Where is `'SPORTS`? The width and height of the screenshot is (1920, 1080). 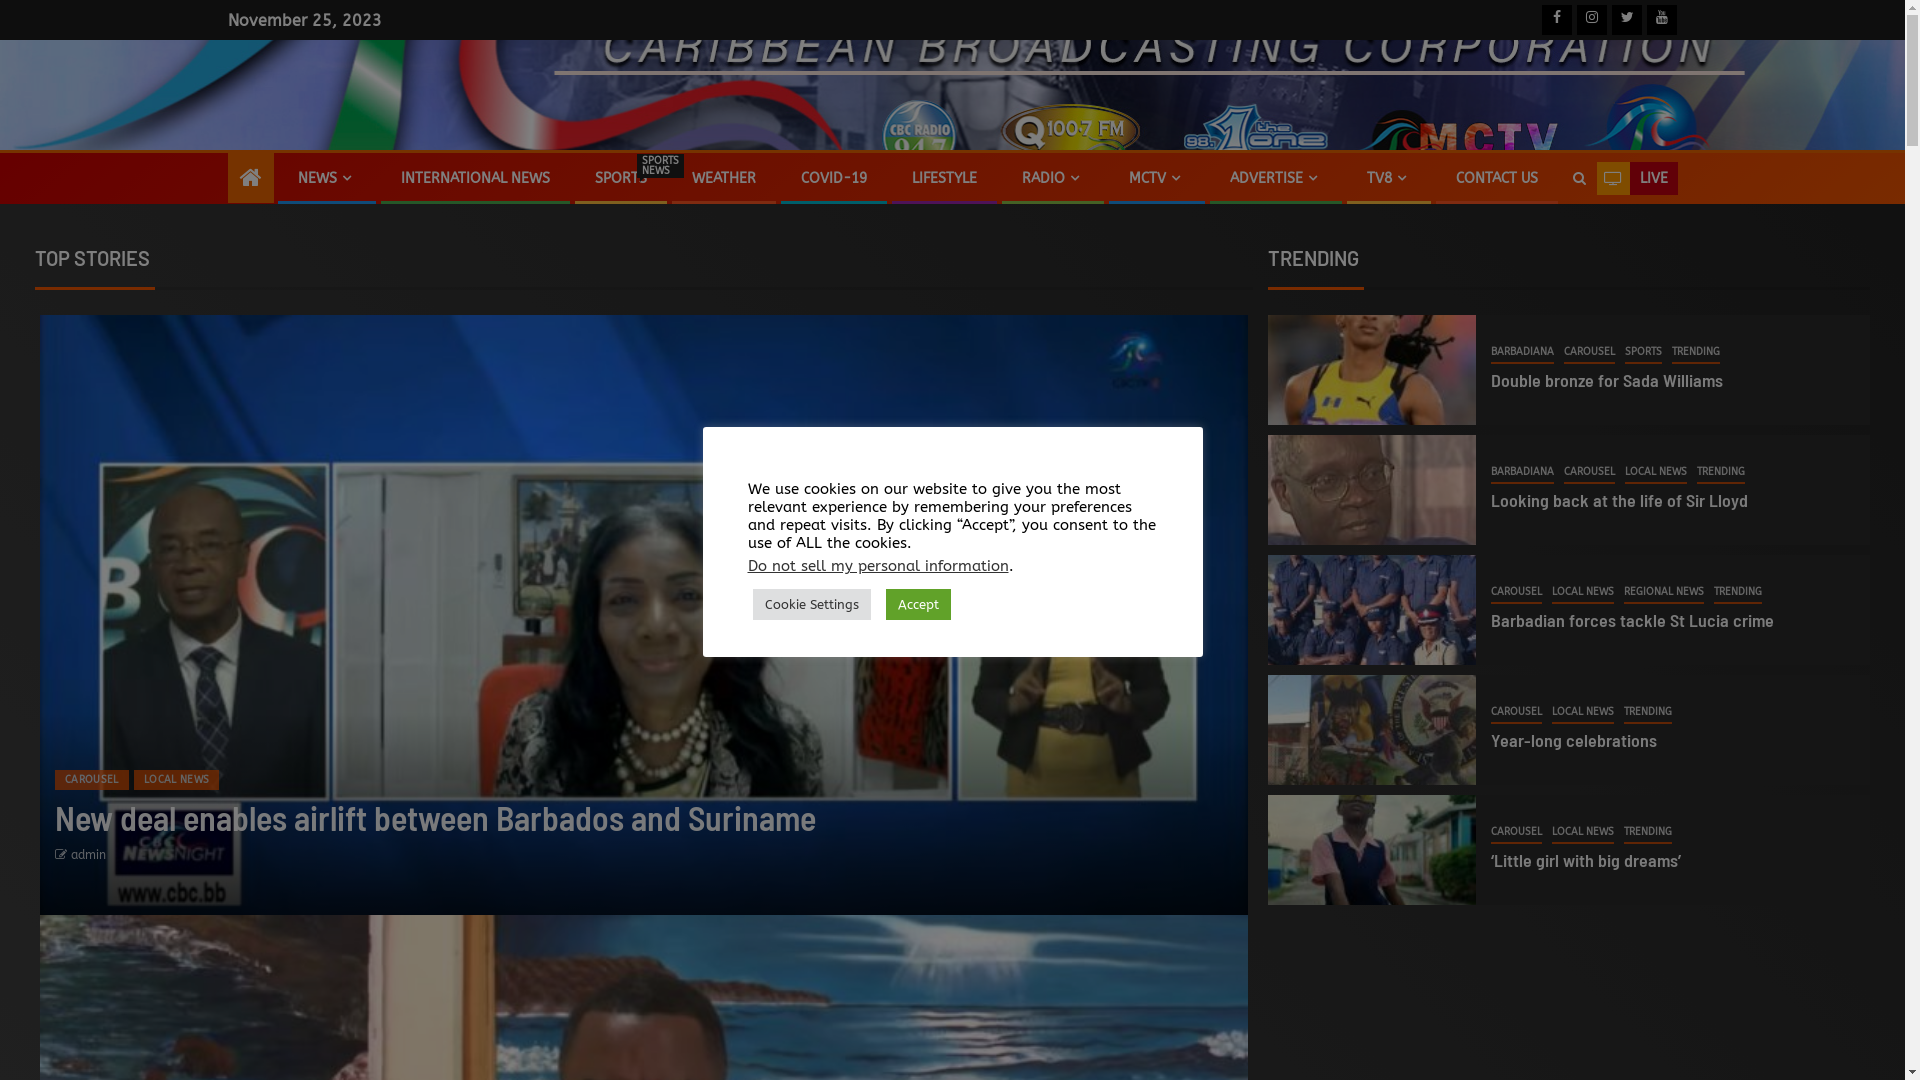
'SPORTS is located at coordinates (593, 177).